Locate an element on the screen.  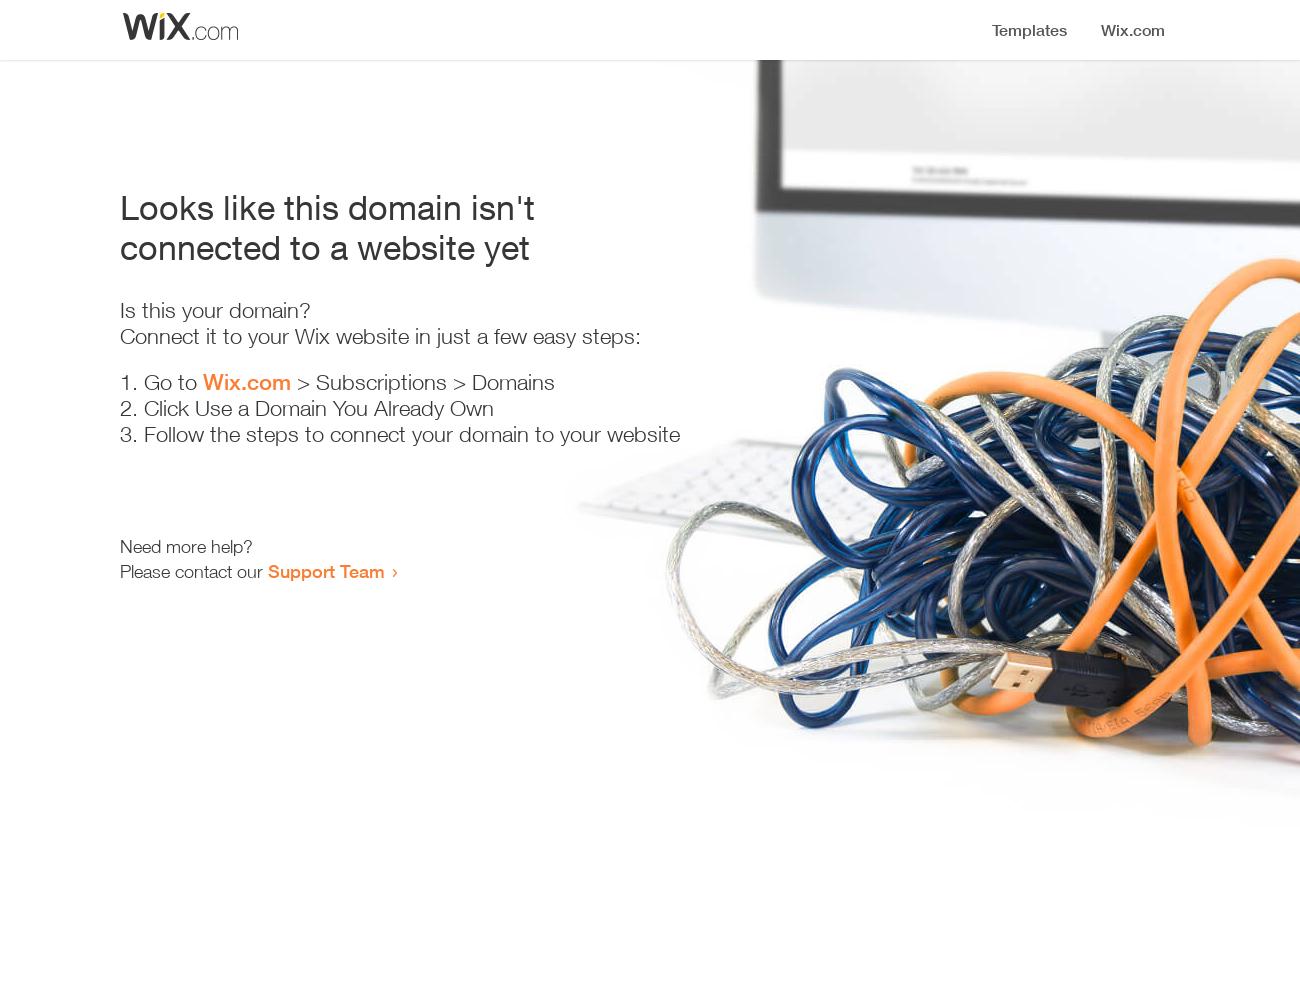
'Wix.com' is located at coordinates (203, 382).